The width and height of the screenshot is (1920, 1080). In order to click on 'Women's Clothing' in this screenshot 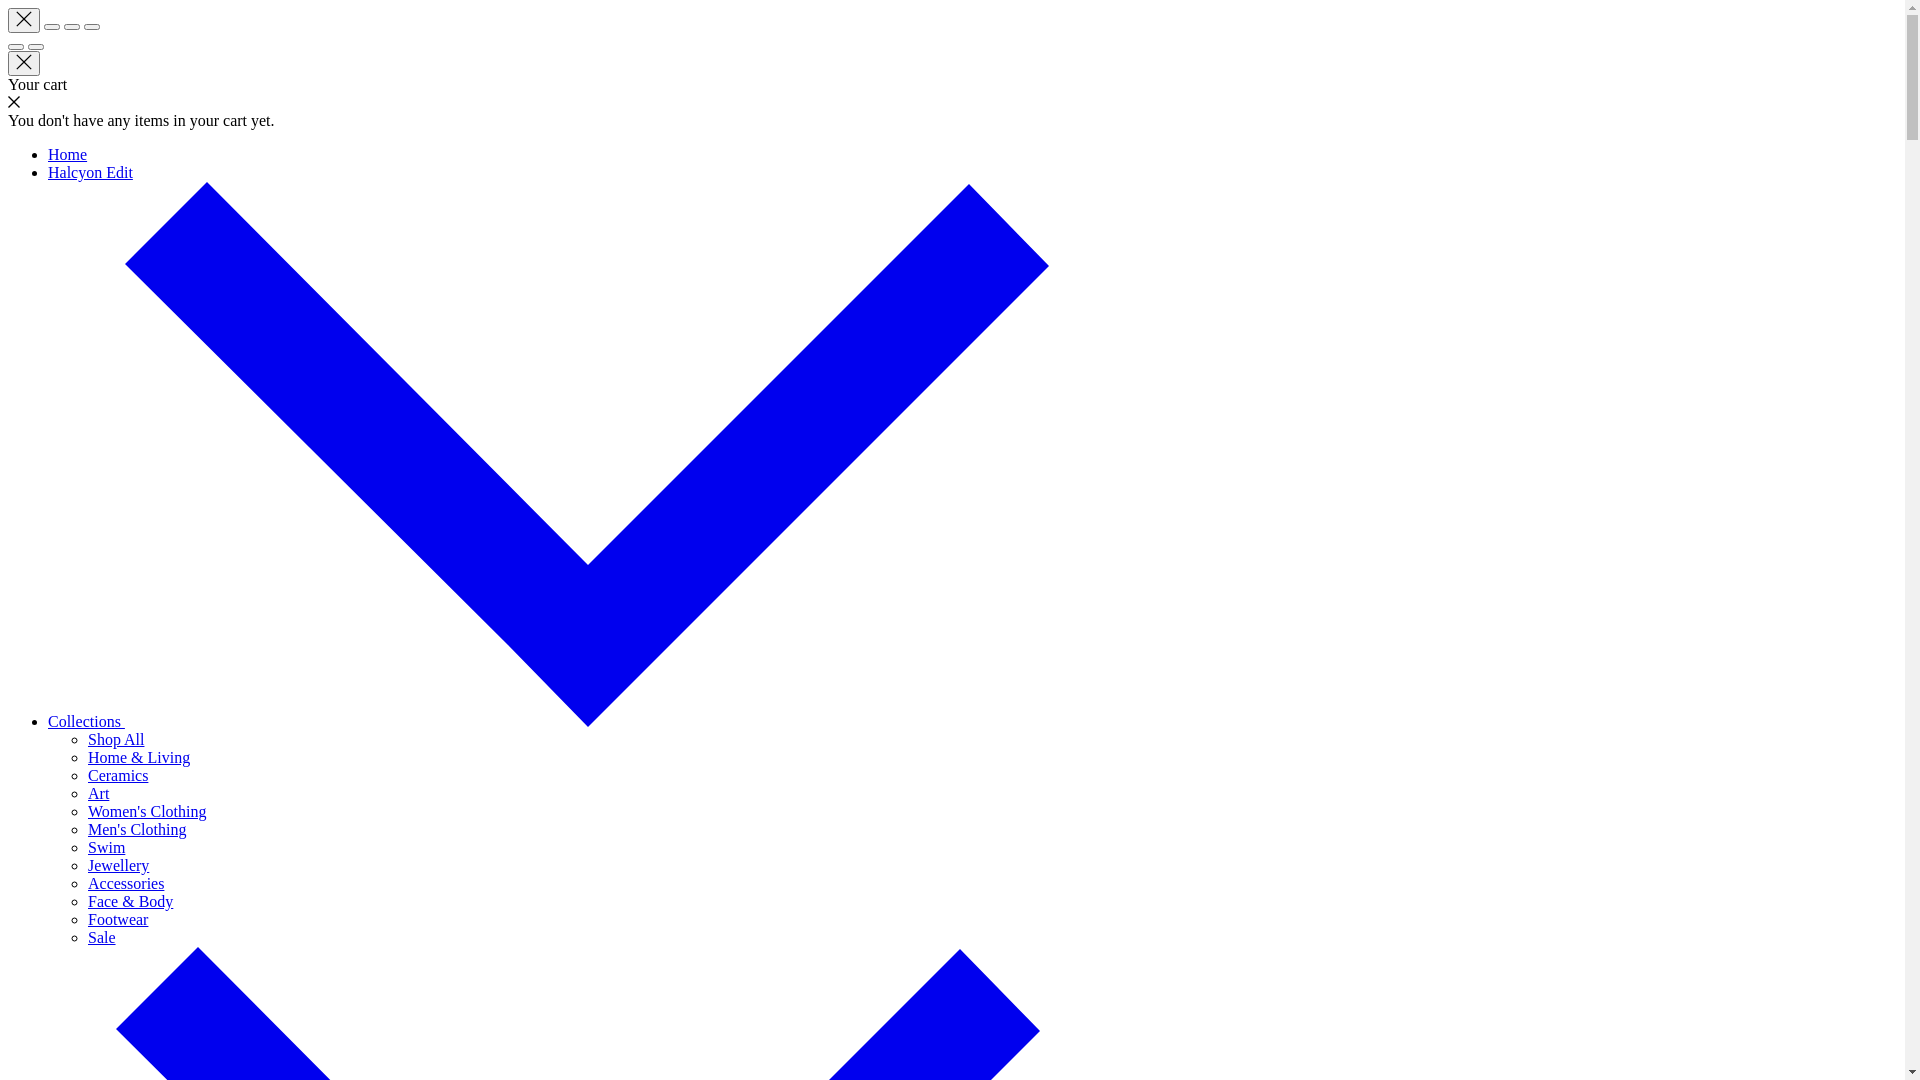, I will do `click(86, 811)`.